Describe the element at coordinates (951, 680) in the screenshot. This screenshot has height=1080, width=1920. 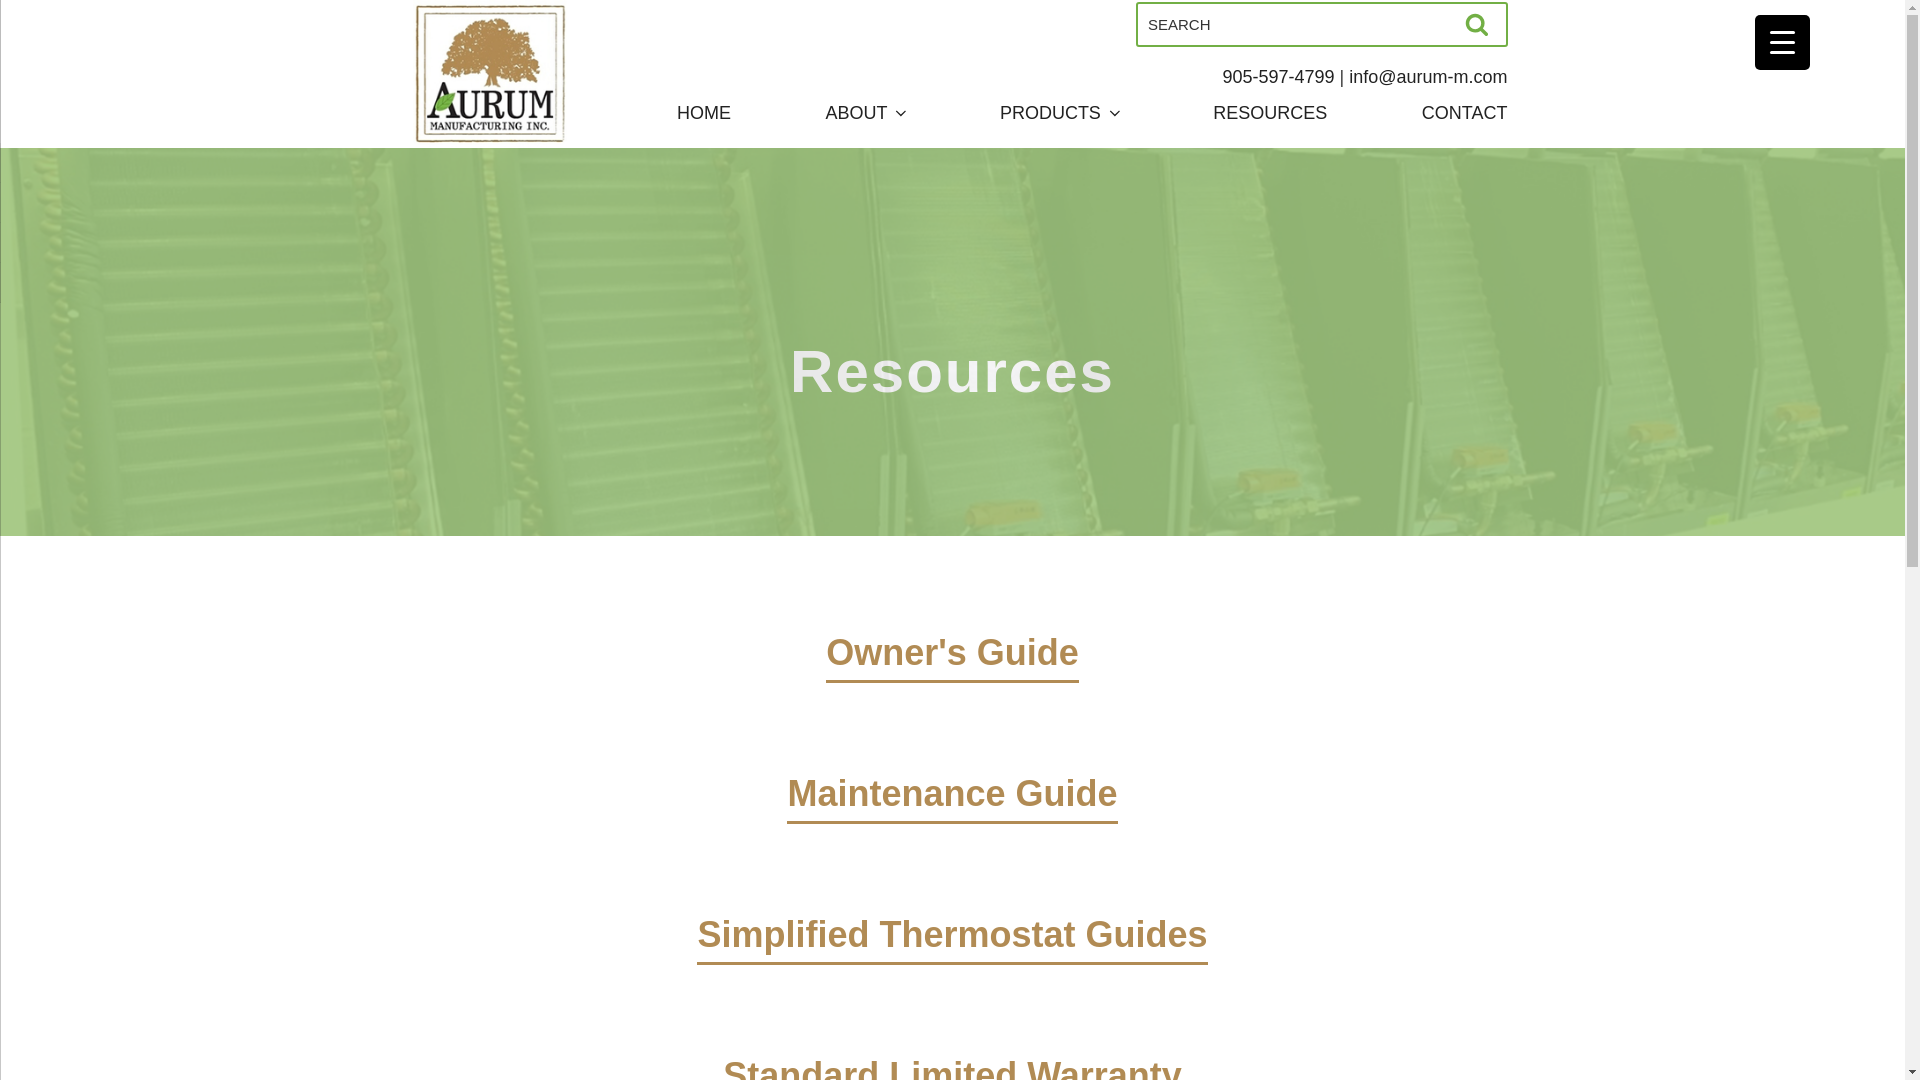
I see `'Owner's Guide'` at that location.